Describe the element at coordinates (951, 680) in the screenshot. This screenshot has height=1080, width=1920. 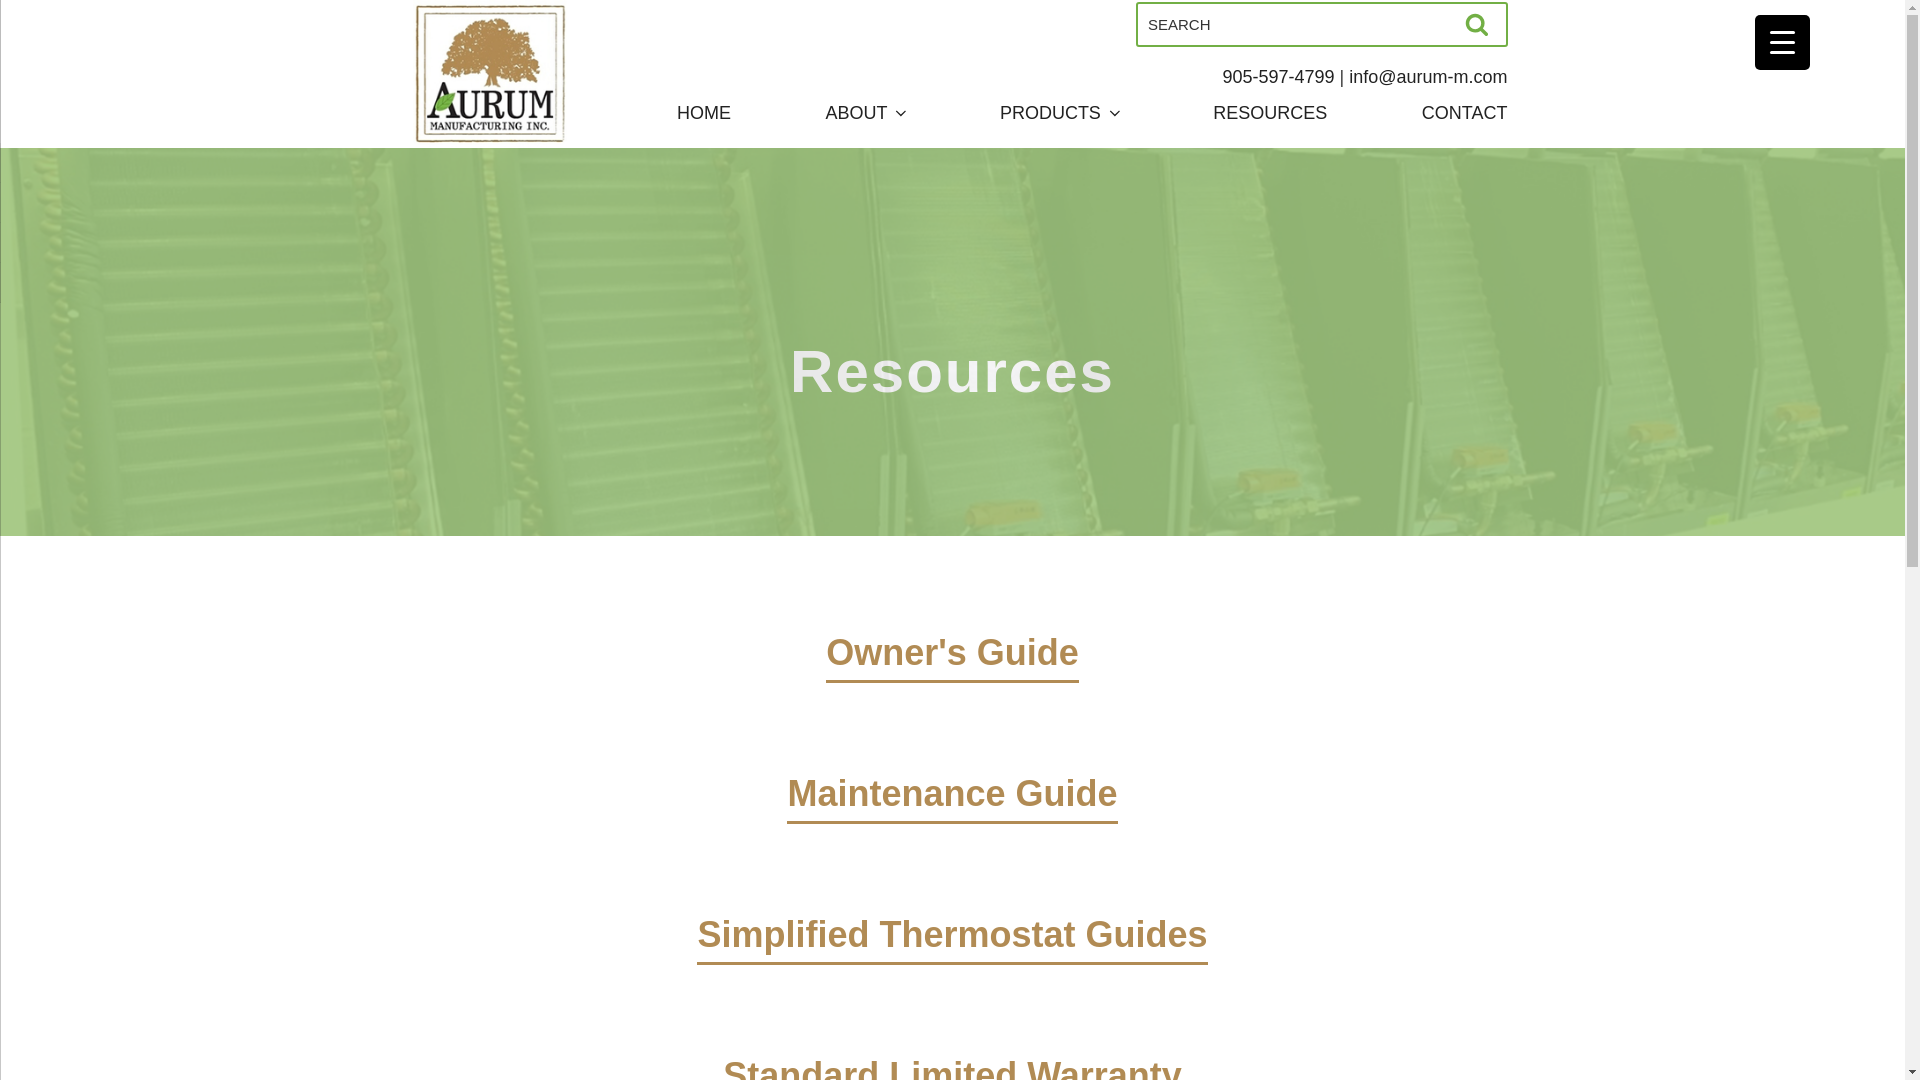
I see `'Owner's Guide'` at that location.